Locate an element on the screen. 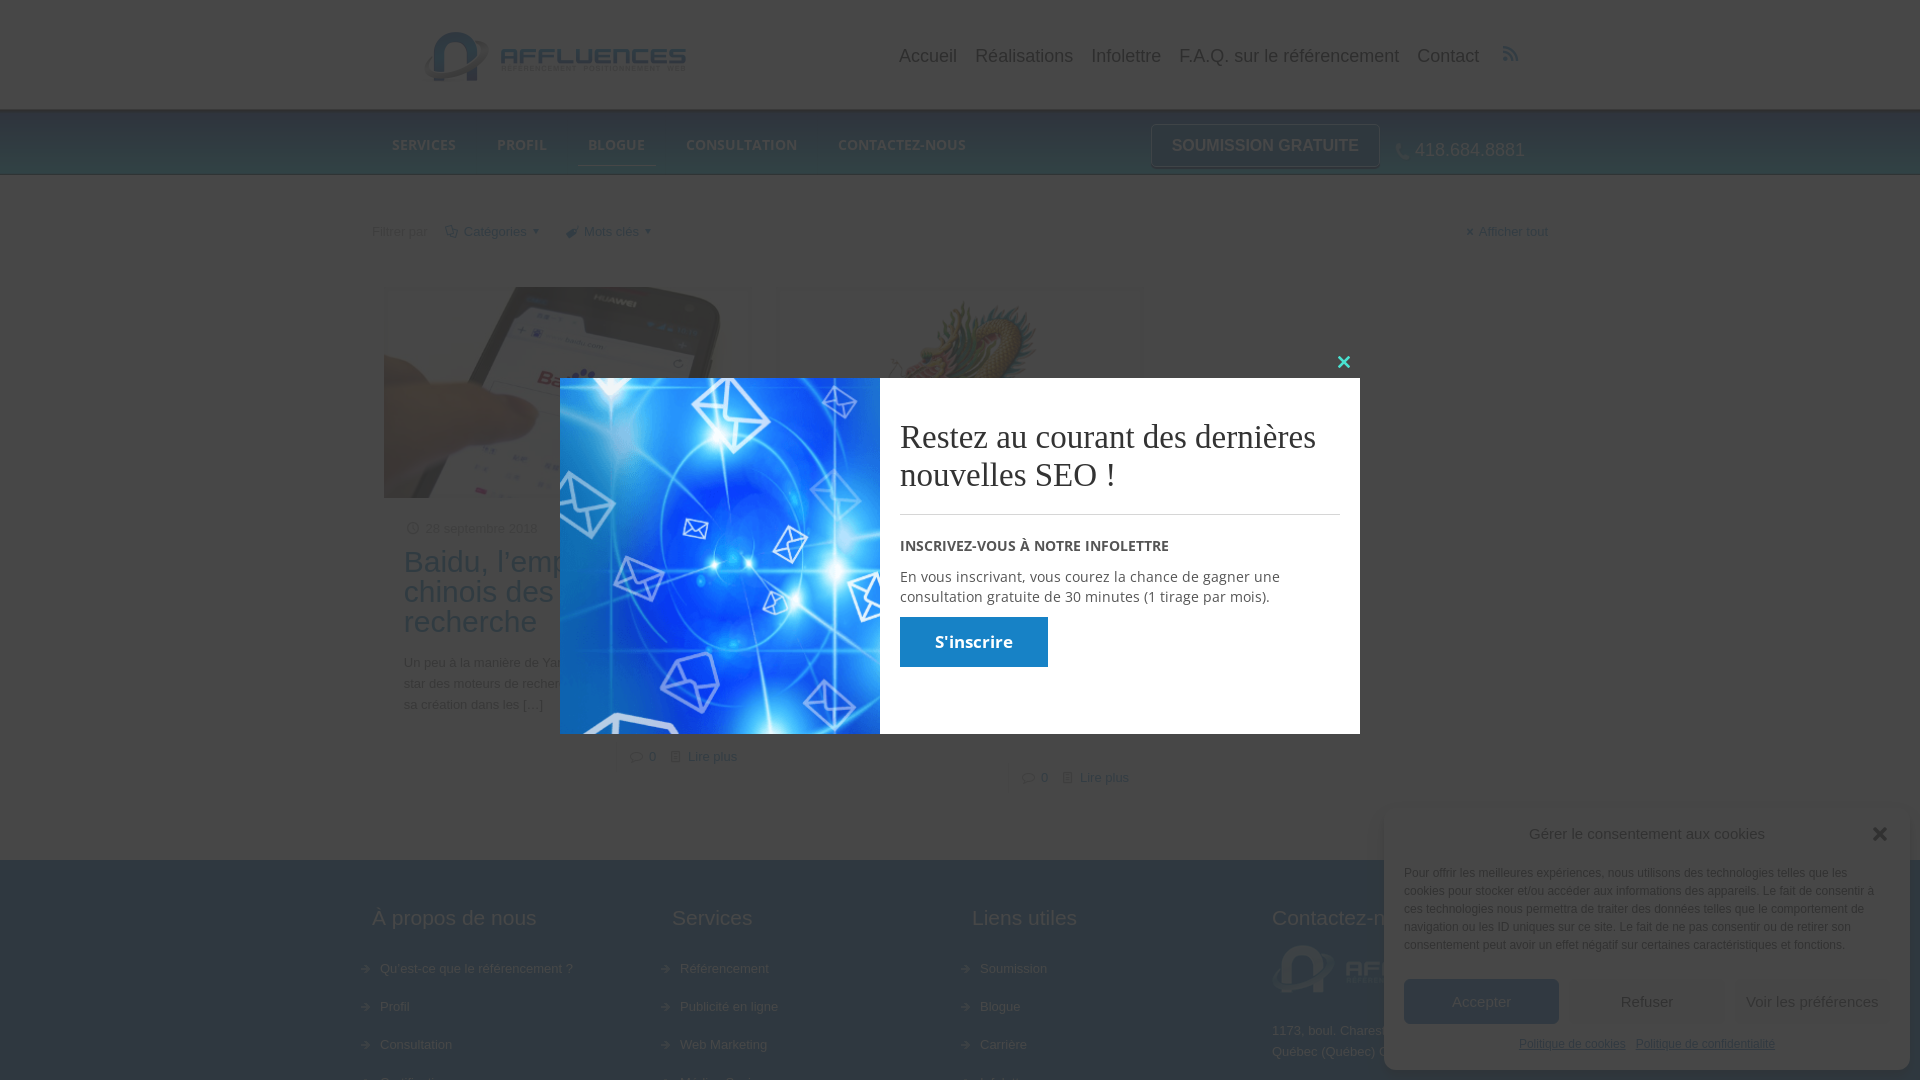  '0' is located at coordinates (652, 756).